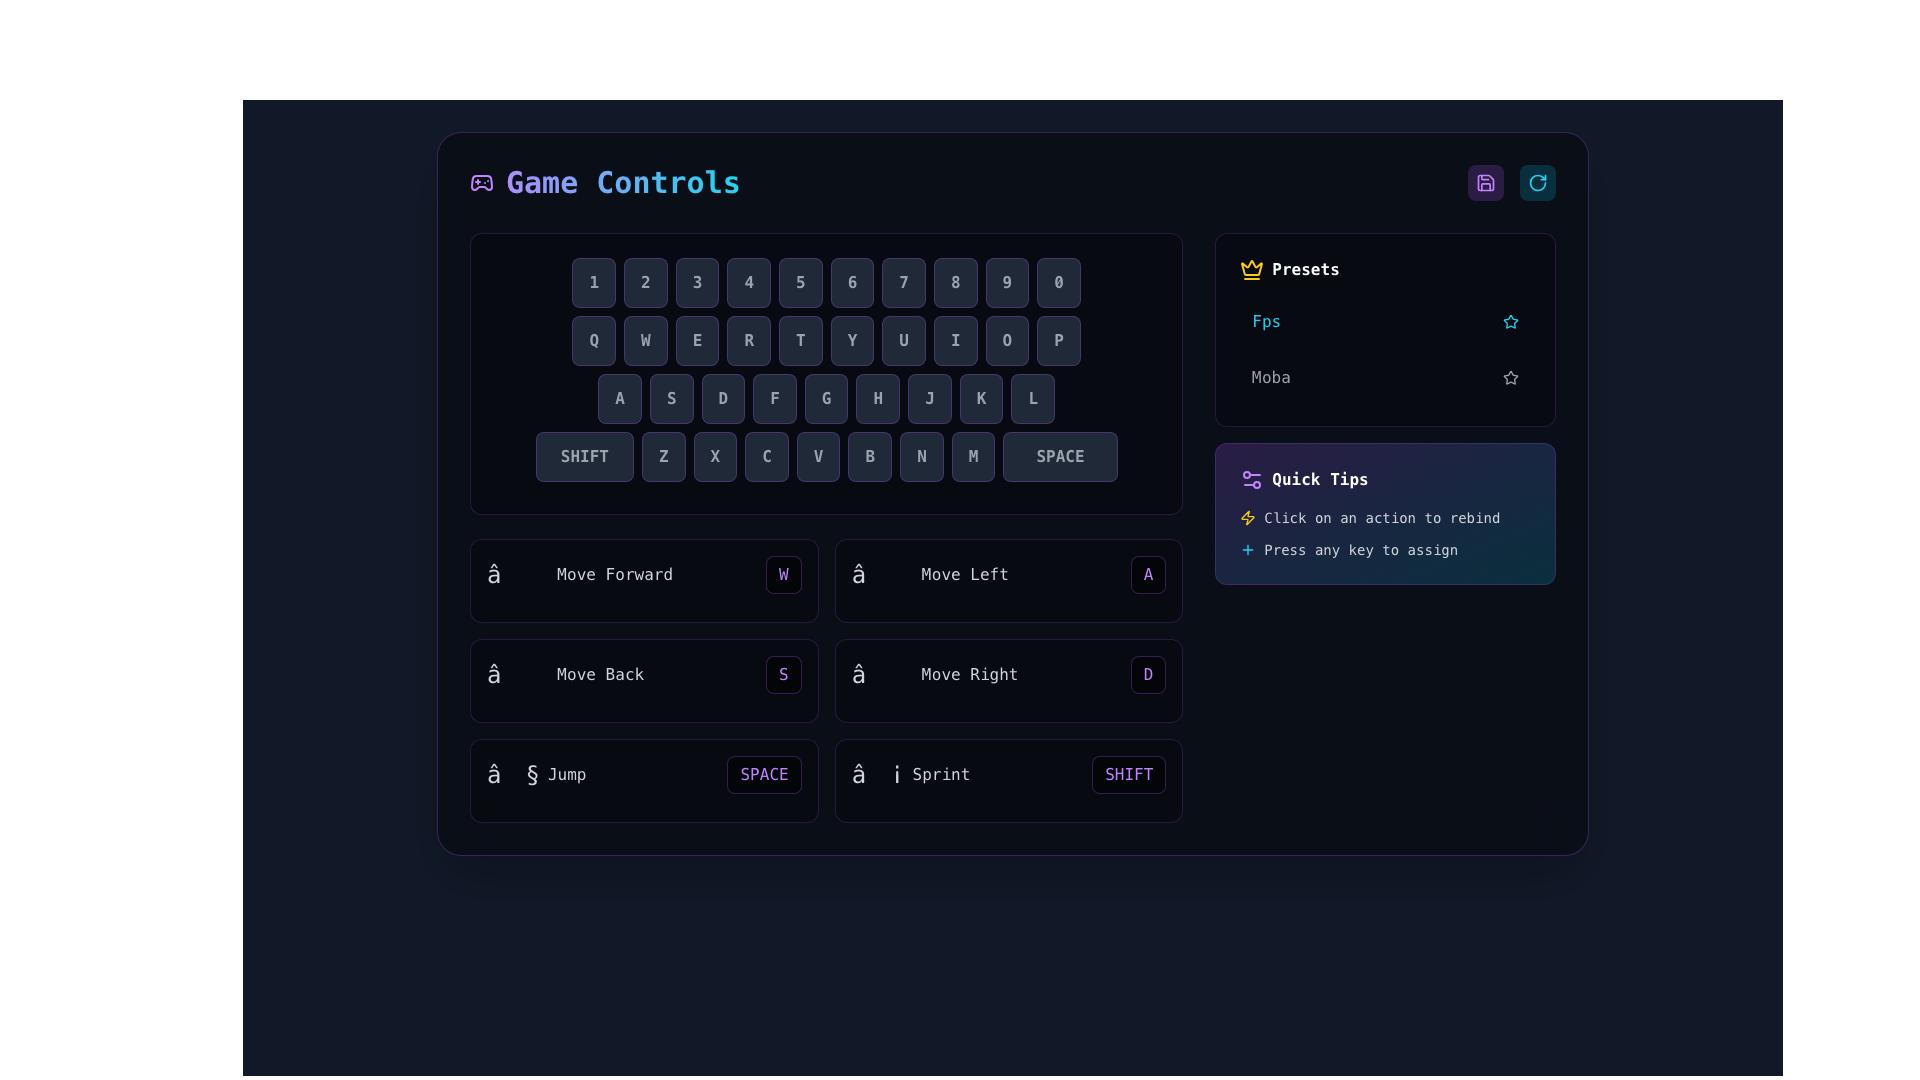  Describe the element at coordinates (1384, 516) in the screenshot. I see `instructional text located in the 'Quick Tips' section at the bottom right of the interface, specifically the first item with a yellow icon and descriptive text` at that location.